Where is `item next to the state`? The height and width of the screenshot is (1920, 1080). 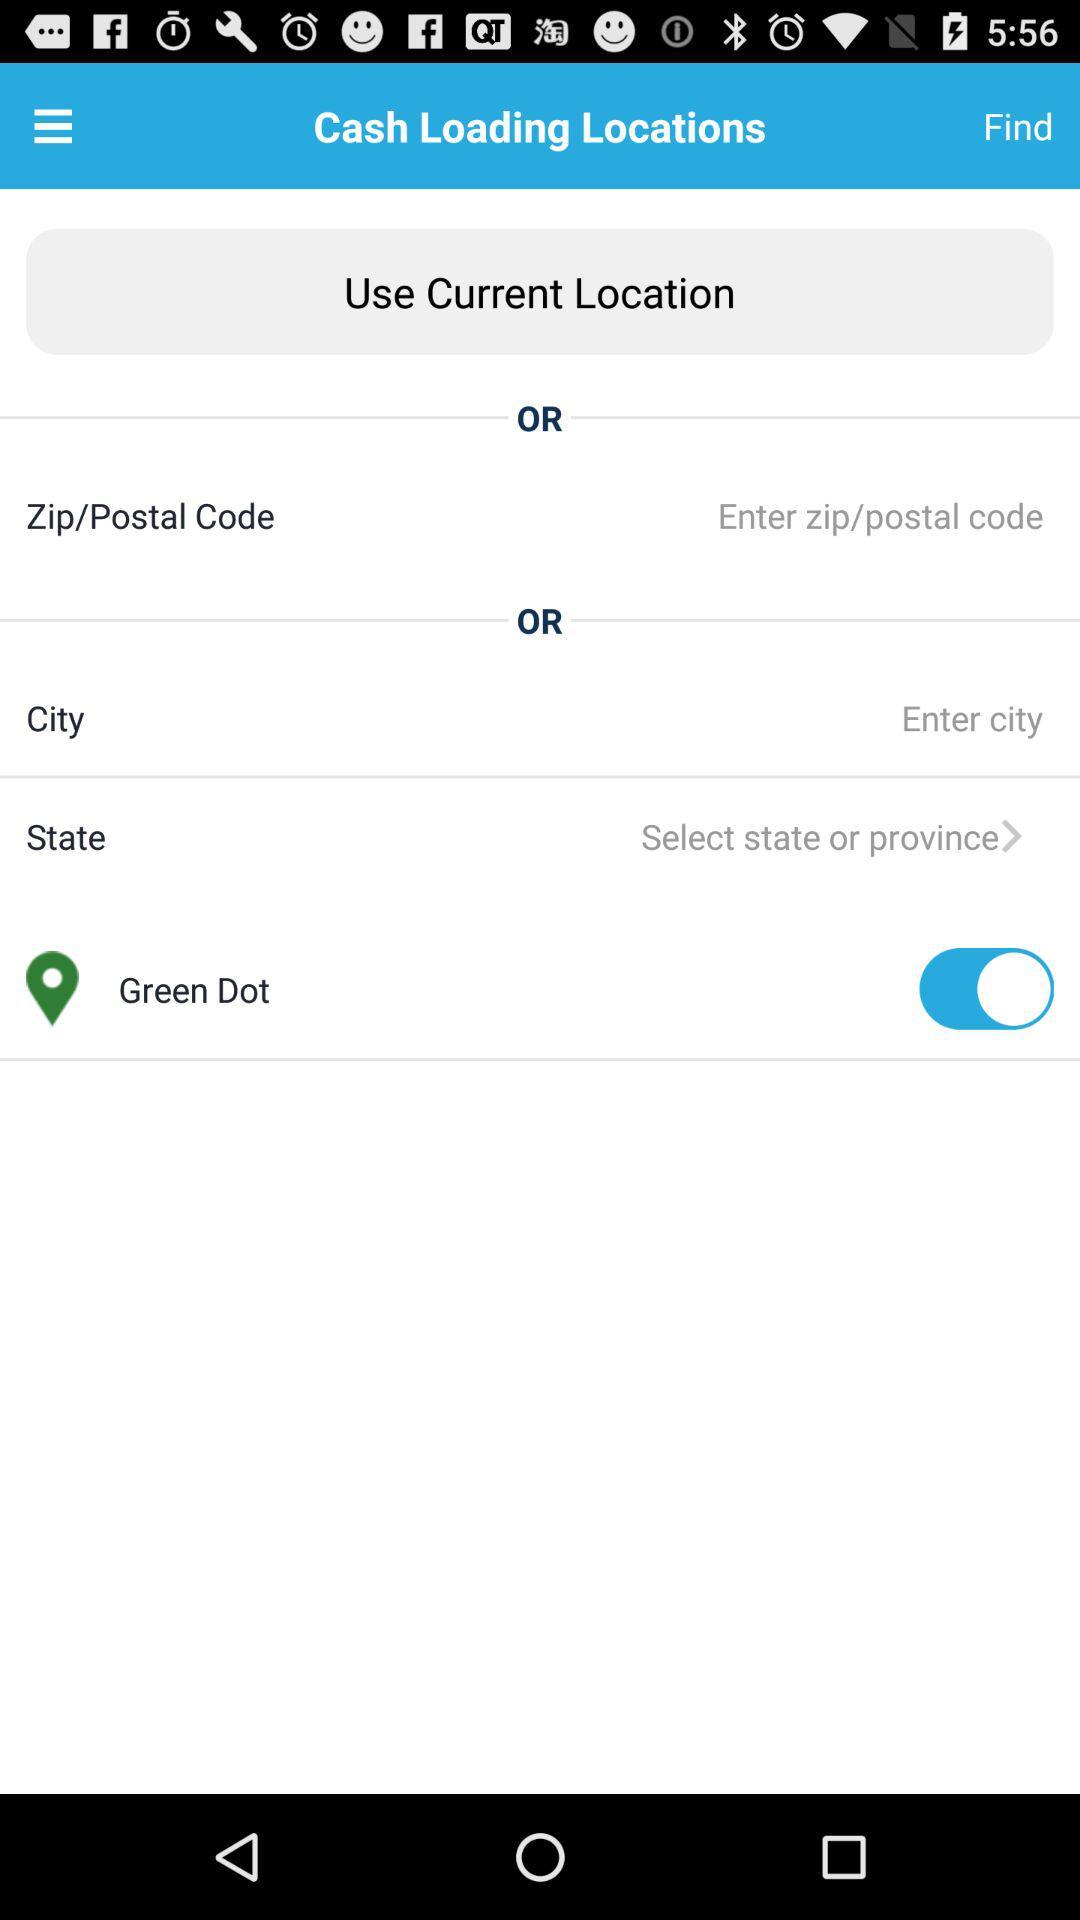 item next to the state is located at coordinates (579, 836).